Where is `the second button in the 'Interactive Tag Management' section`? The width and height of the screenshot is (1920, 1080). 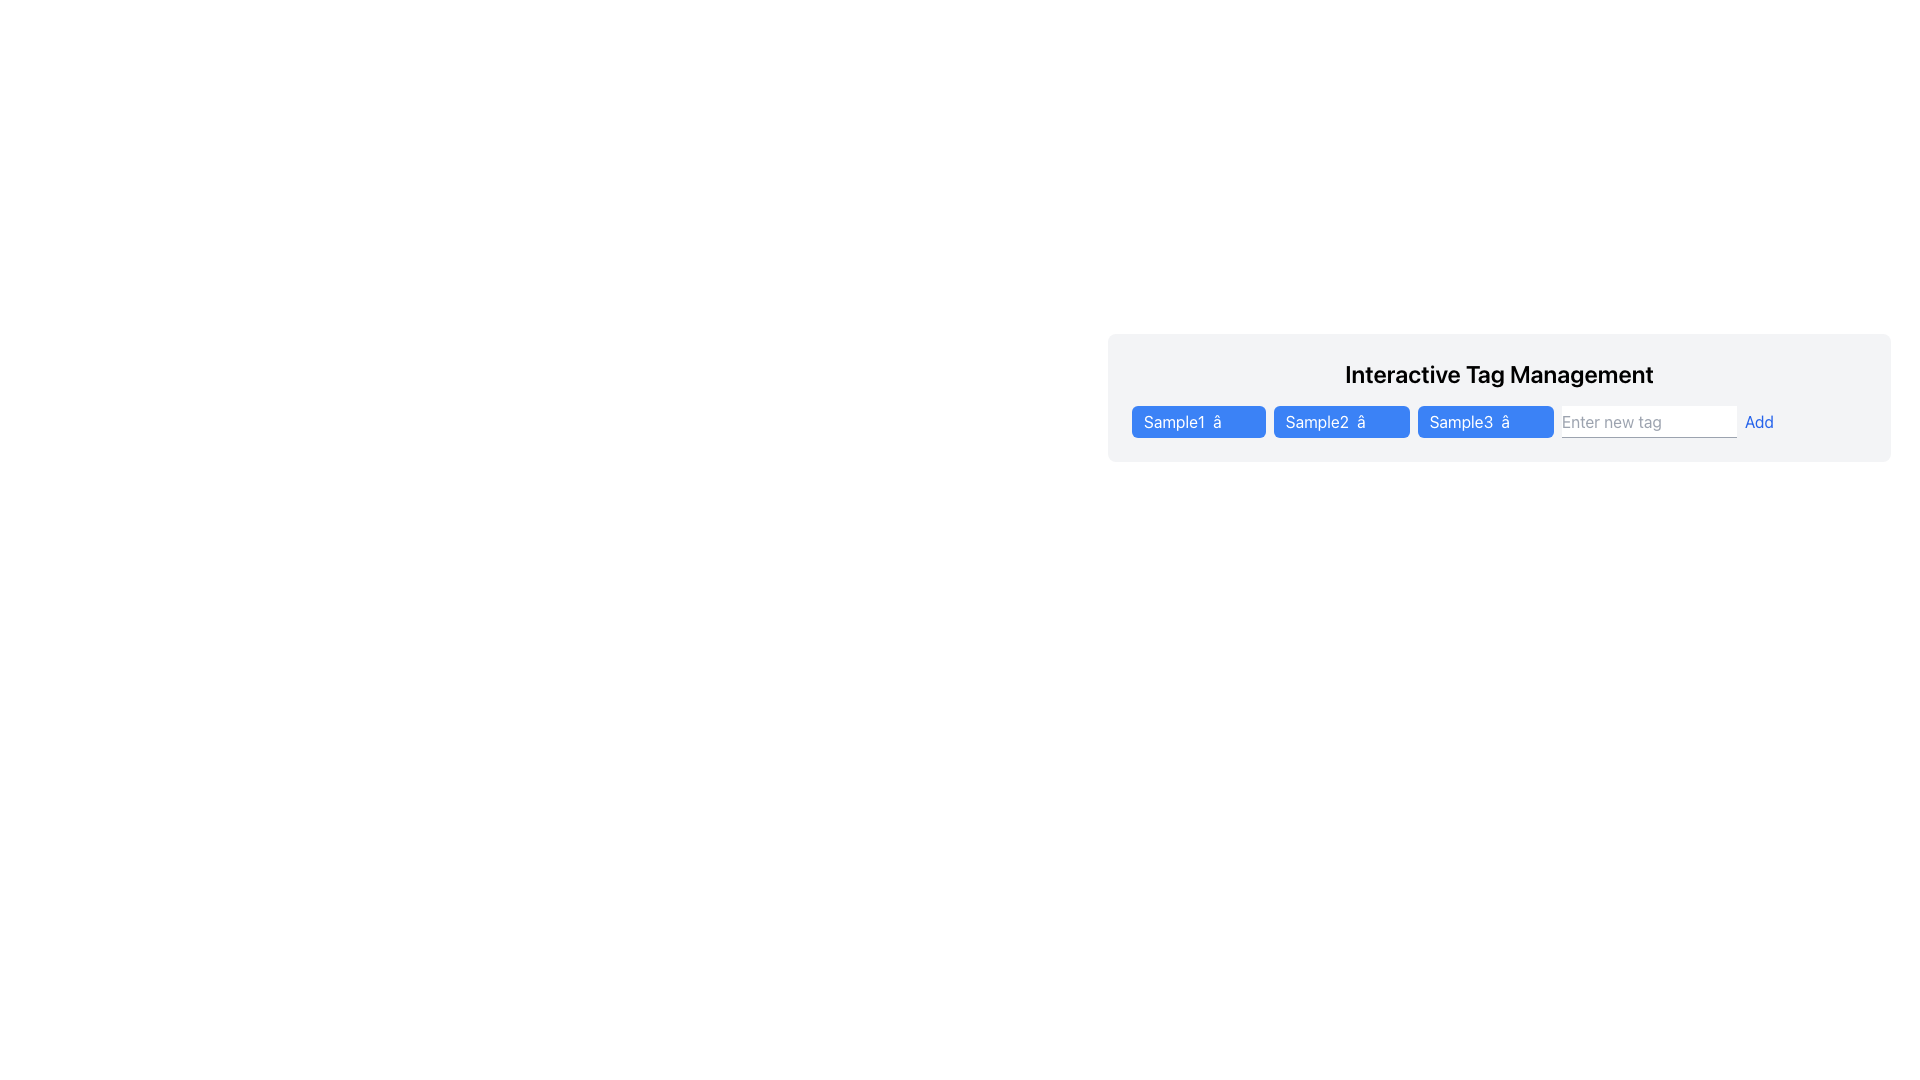
the second button in the 'Interactive Tag Management' section is located at coordinates (1341, 420).